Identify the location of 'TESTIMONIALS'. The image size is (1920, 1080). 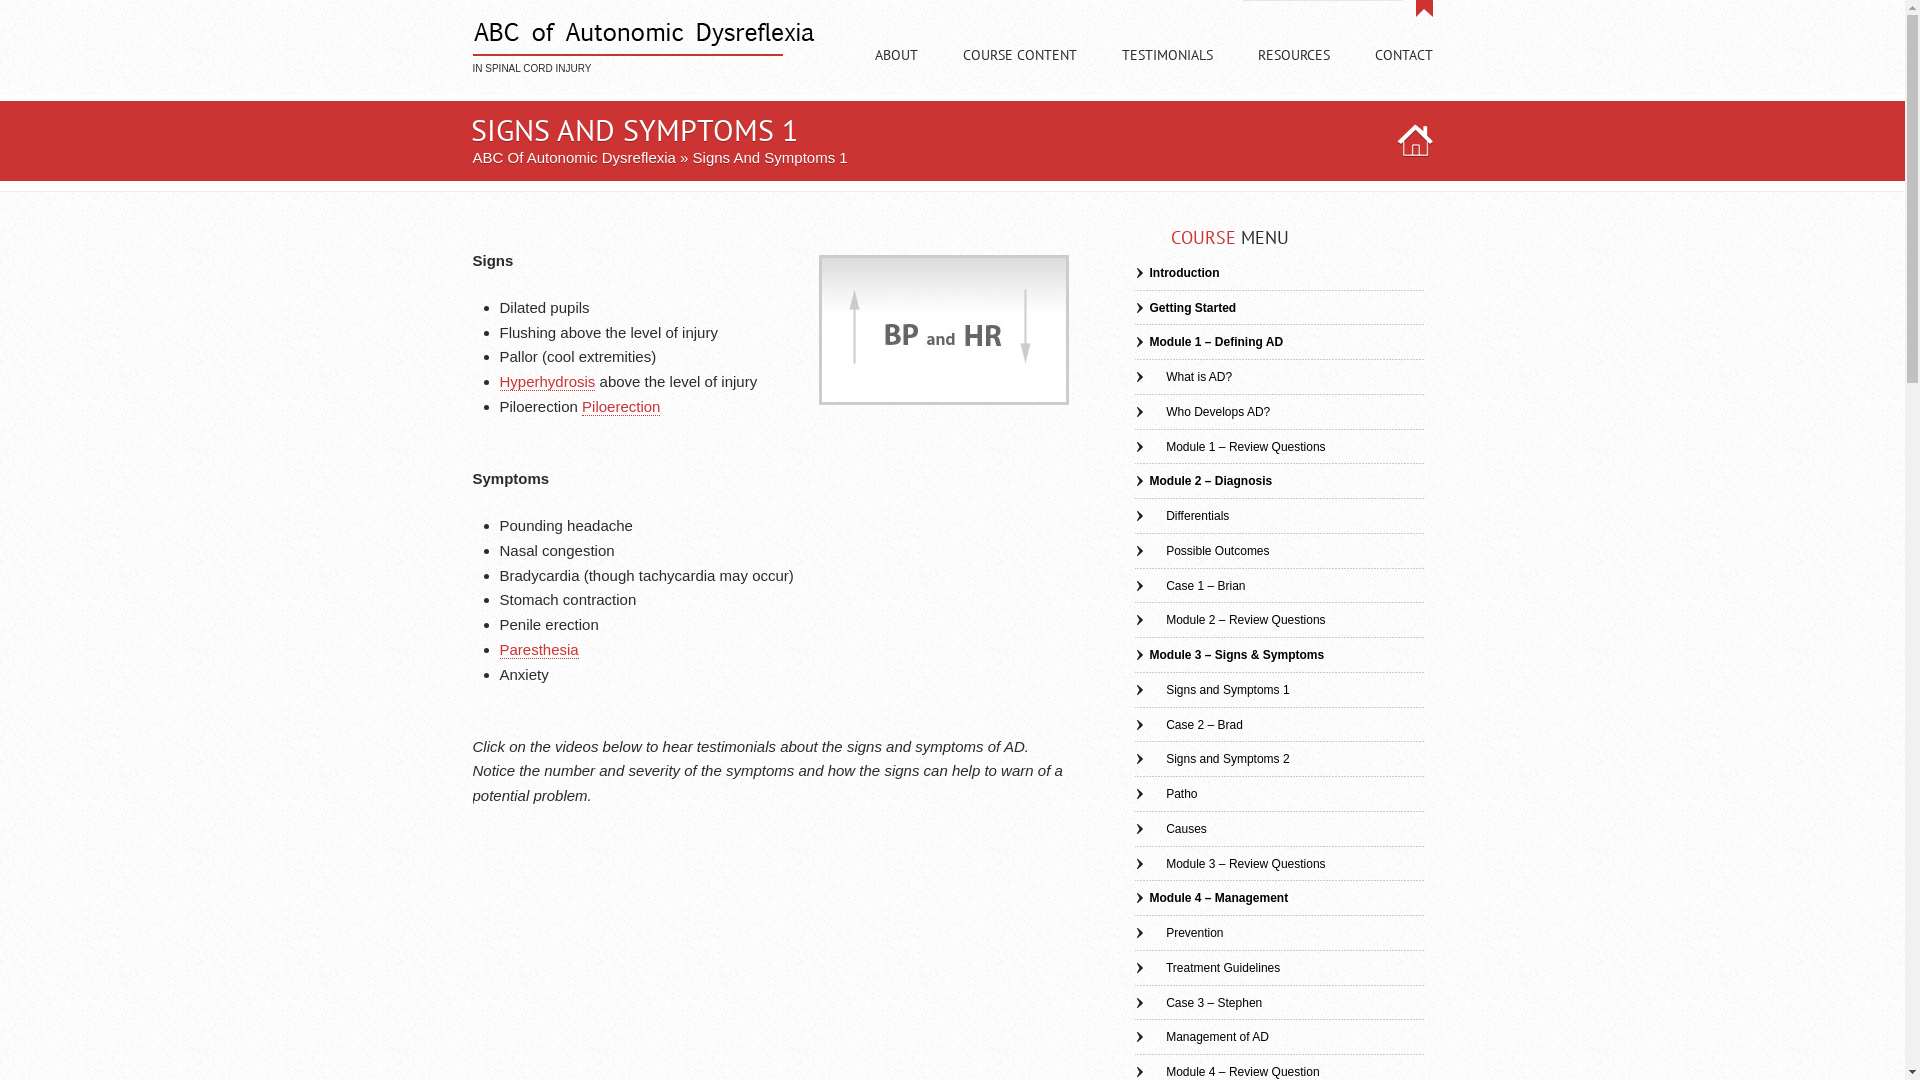
(1167, 72).